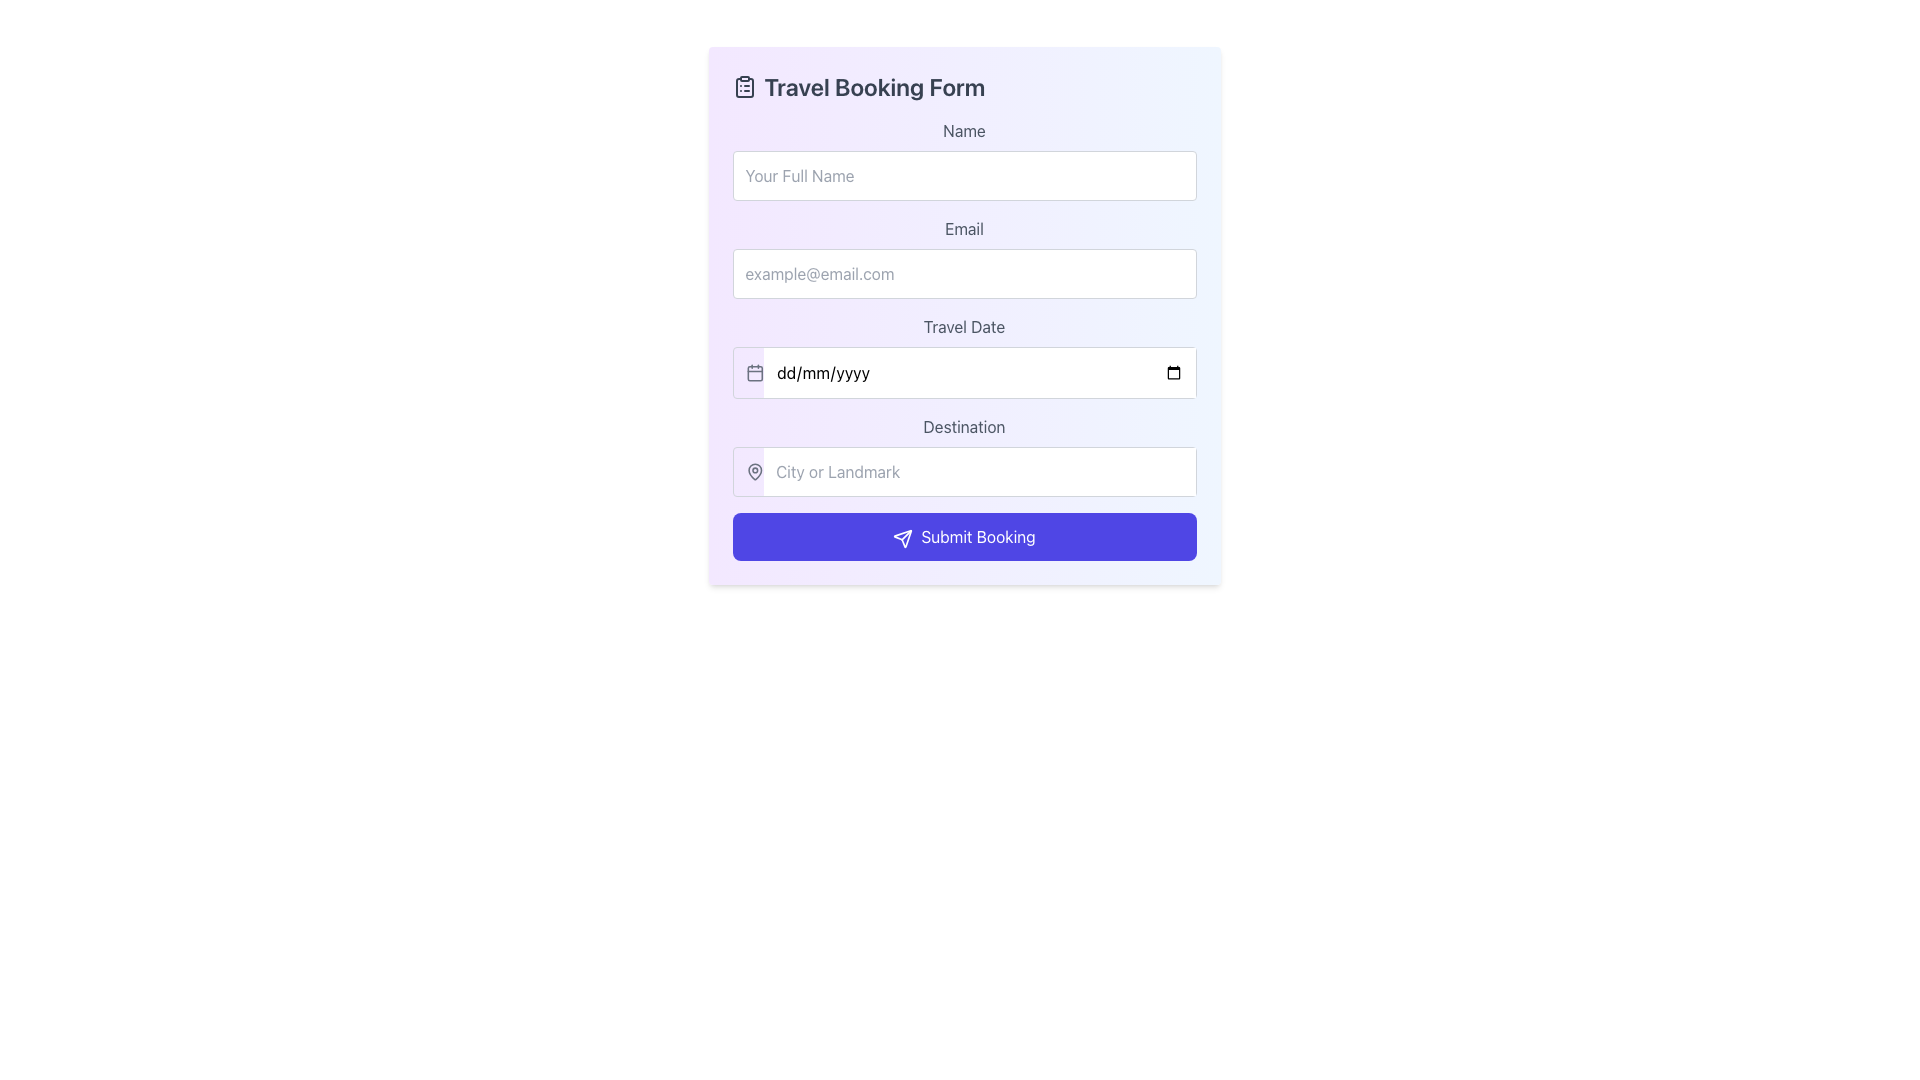 The height and width of the screenshot is (1080, 1920). Describe the element at coordinates (902, 537) in the screenshot. I see `the paper plane icon, which is styled with white lines on a blue background and located to the left of the 'Submit Booking' text within the button at the center bottom of the form interface` at that location.